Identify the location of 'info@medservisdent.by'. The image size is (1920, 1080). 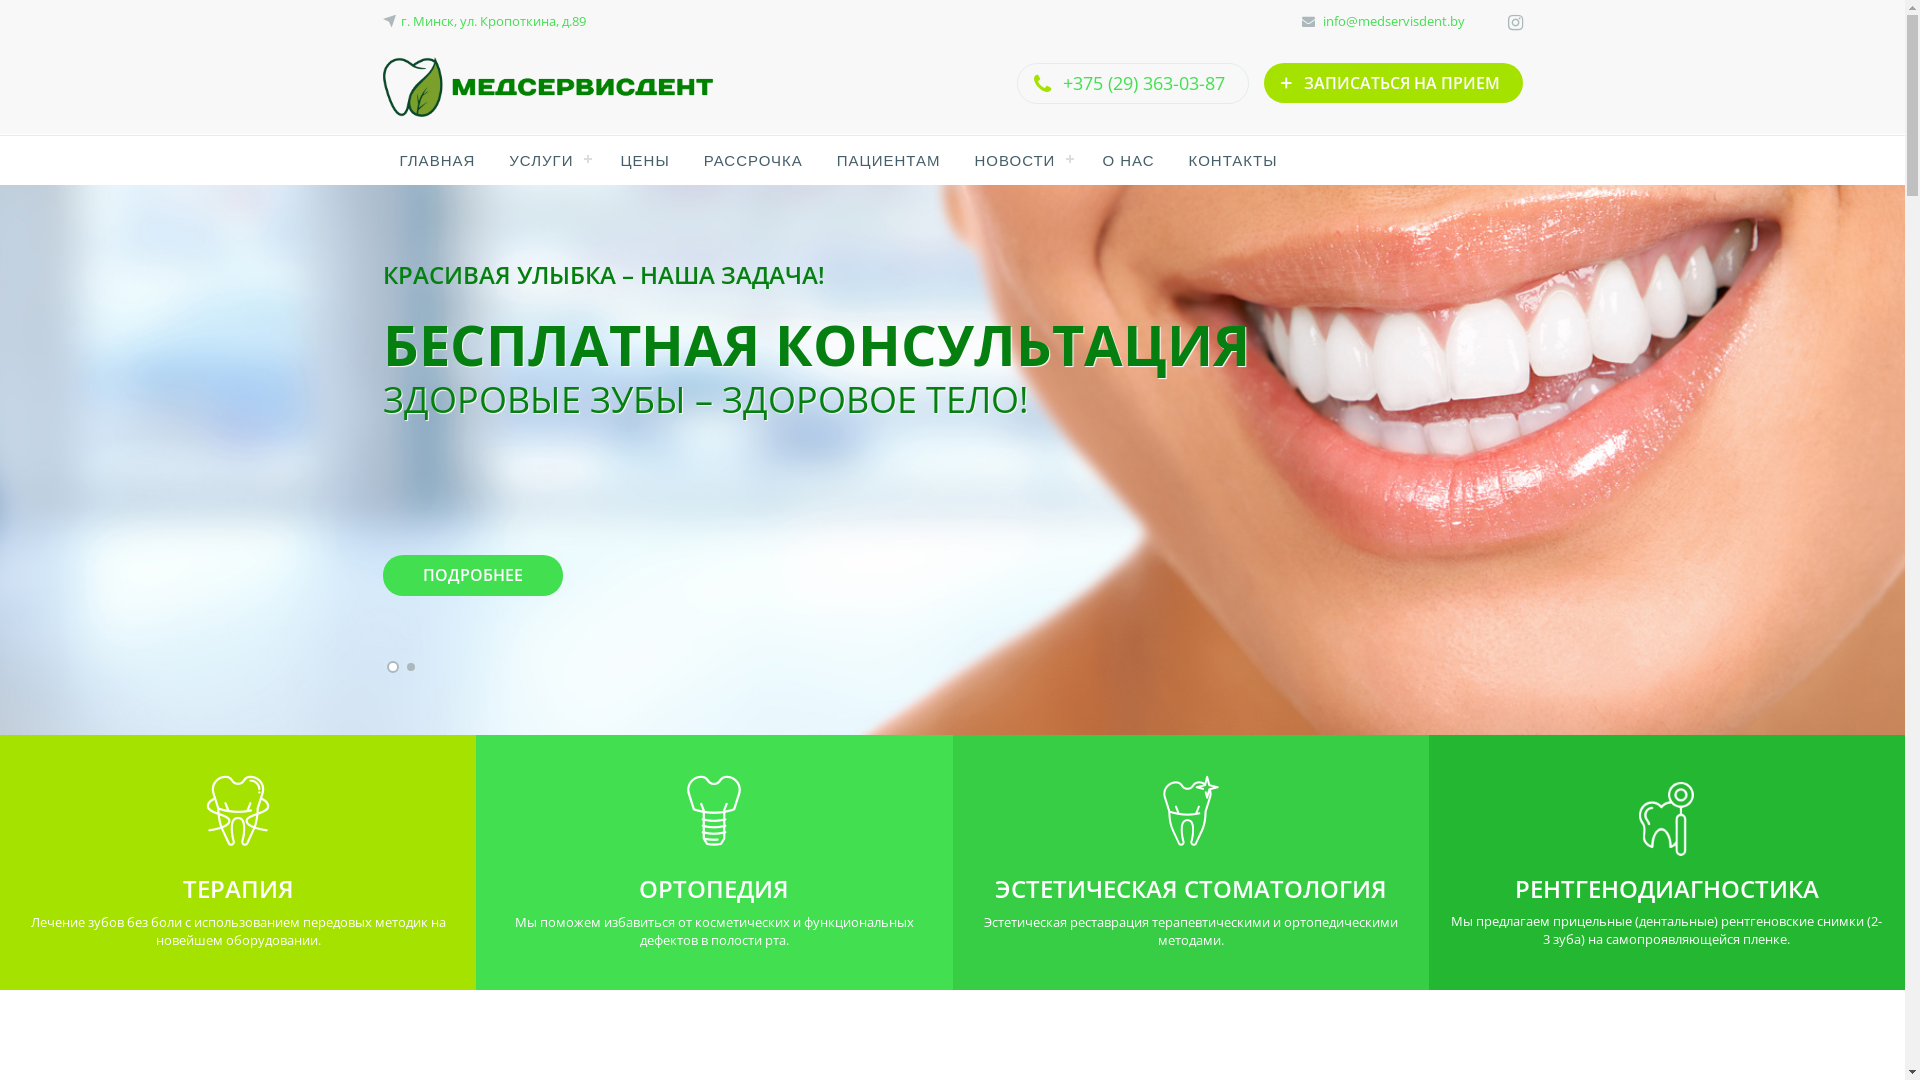
(1321, 20).